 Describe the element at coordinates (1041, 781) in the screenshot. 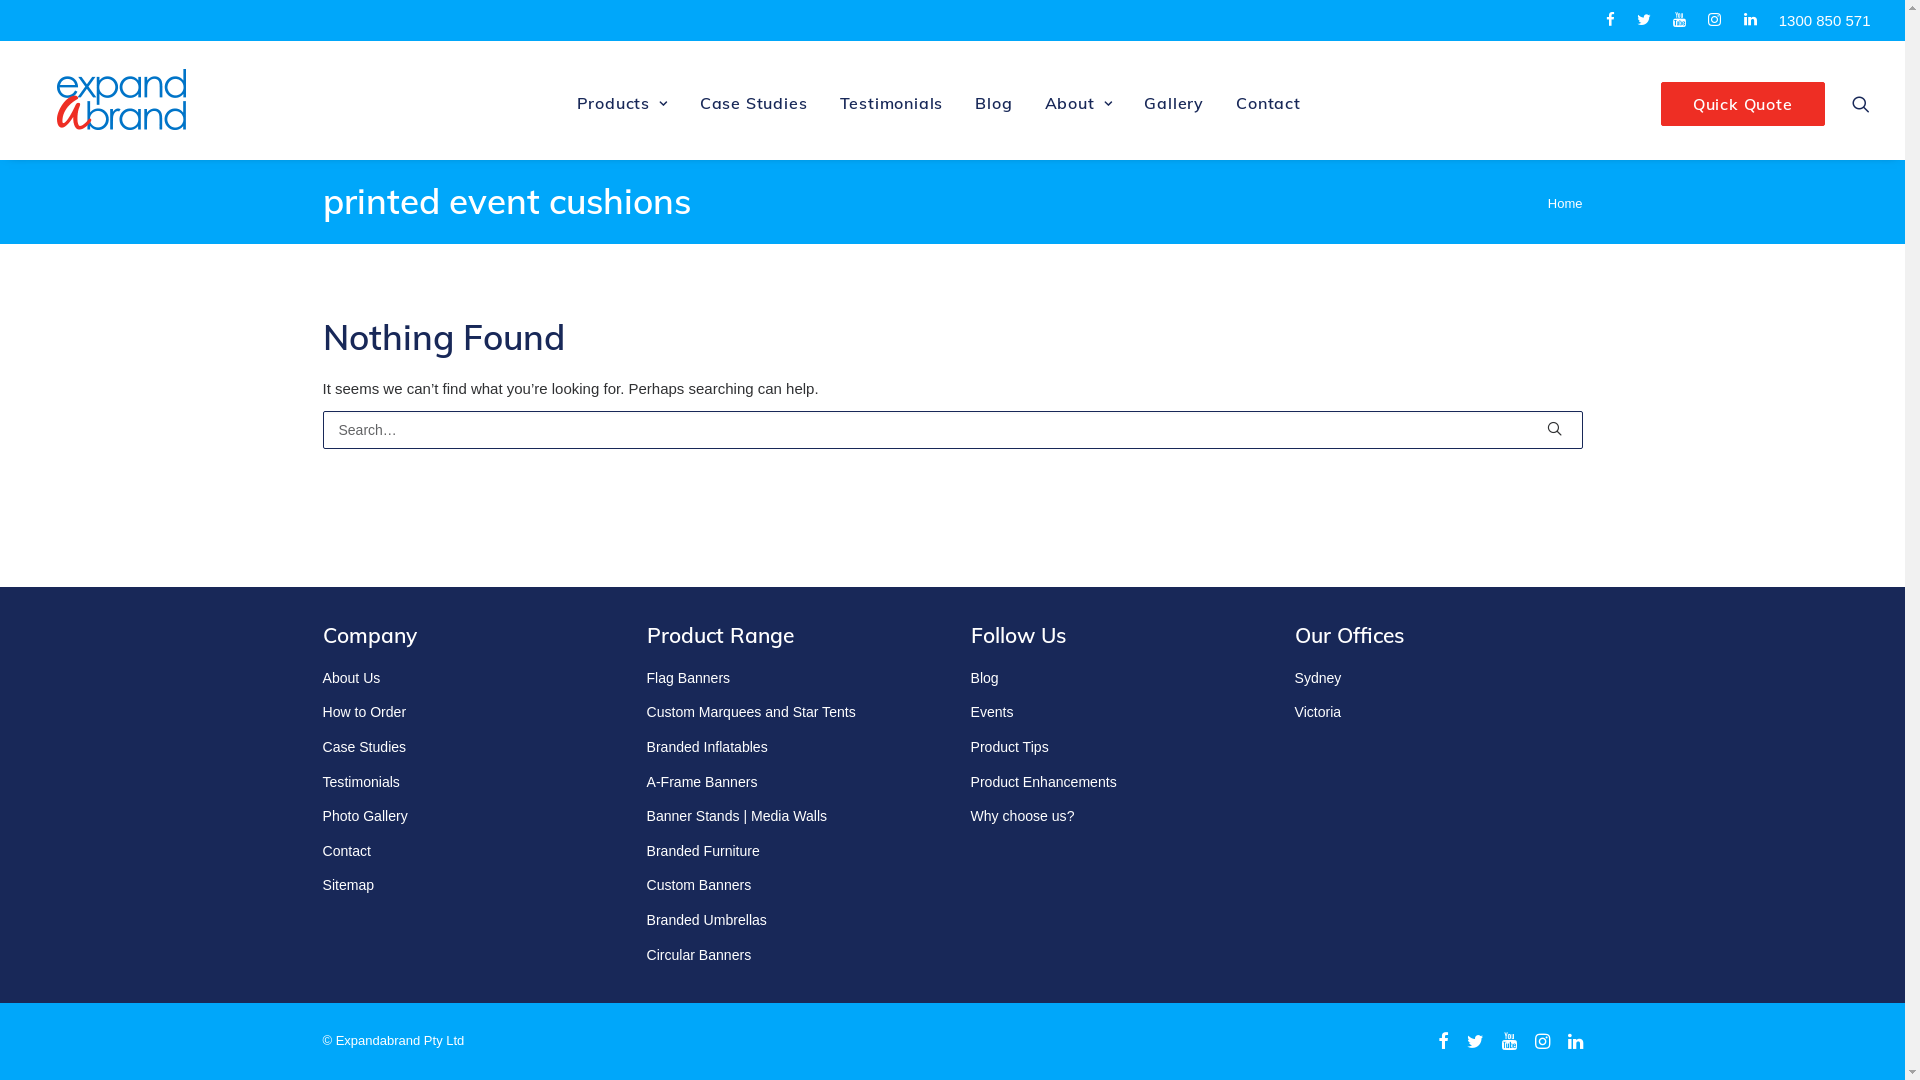

I see `'Product Enhancements'` at that location.